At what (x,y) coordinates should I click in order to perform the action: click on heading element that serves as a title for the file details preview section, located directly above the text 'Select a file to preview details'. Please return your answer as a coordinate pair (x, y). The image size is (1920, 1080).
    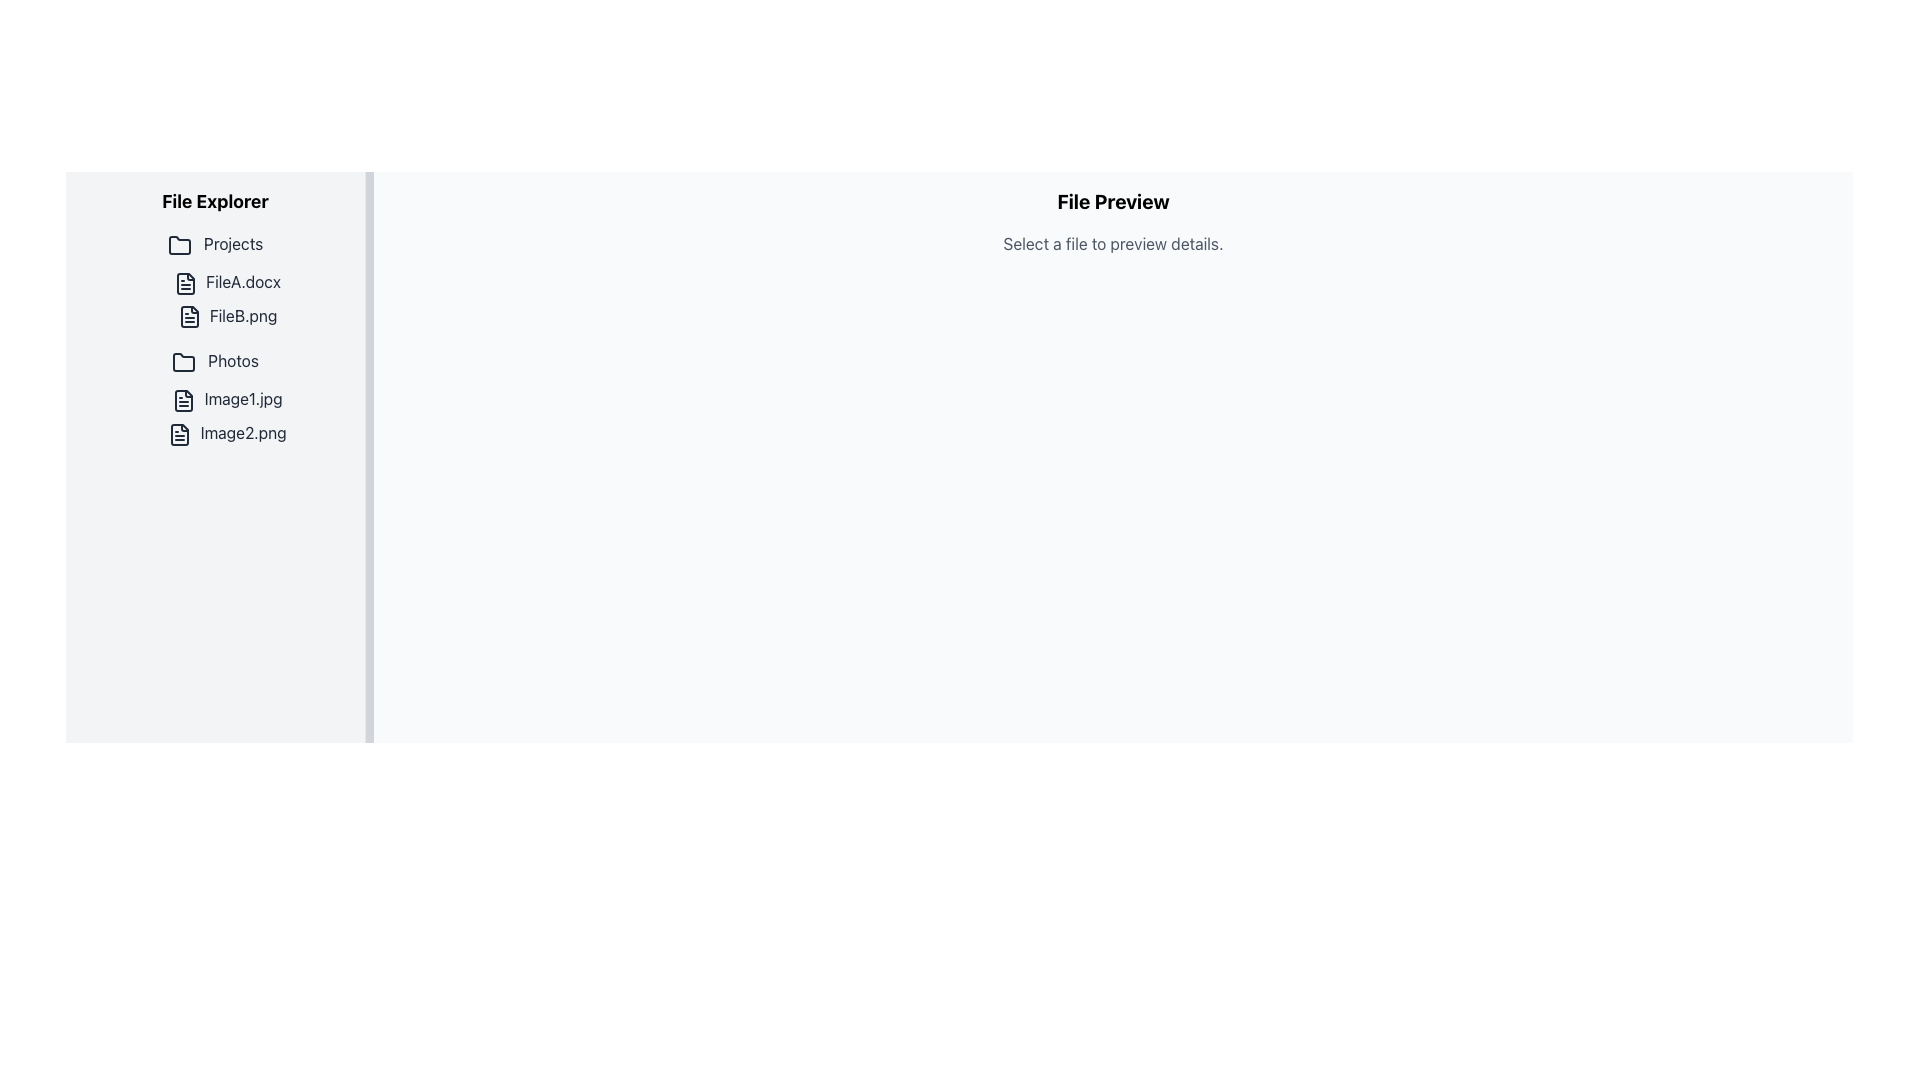
    Looking at the image, I should click on (1112, 201).